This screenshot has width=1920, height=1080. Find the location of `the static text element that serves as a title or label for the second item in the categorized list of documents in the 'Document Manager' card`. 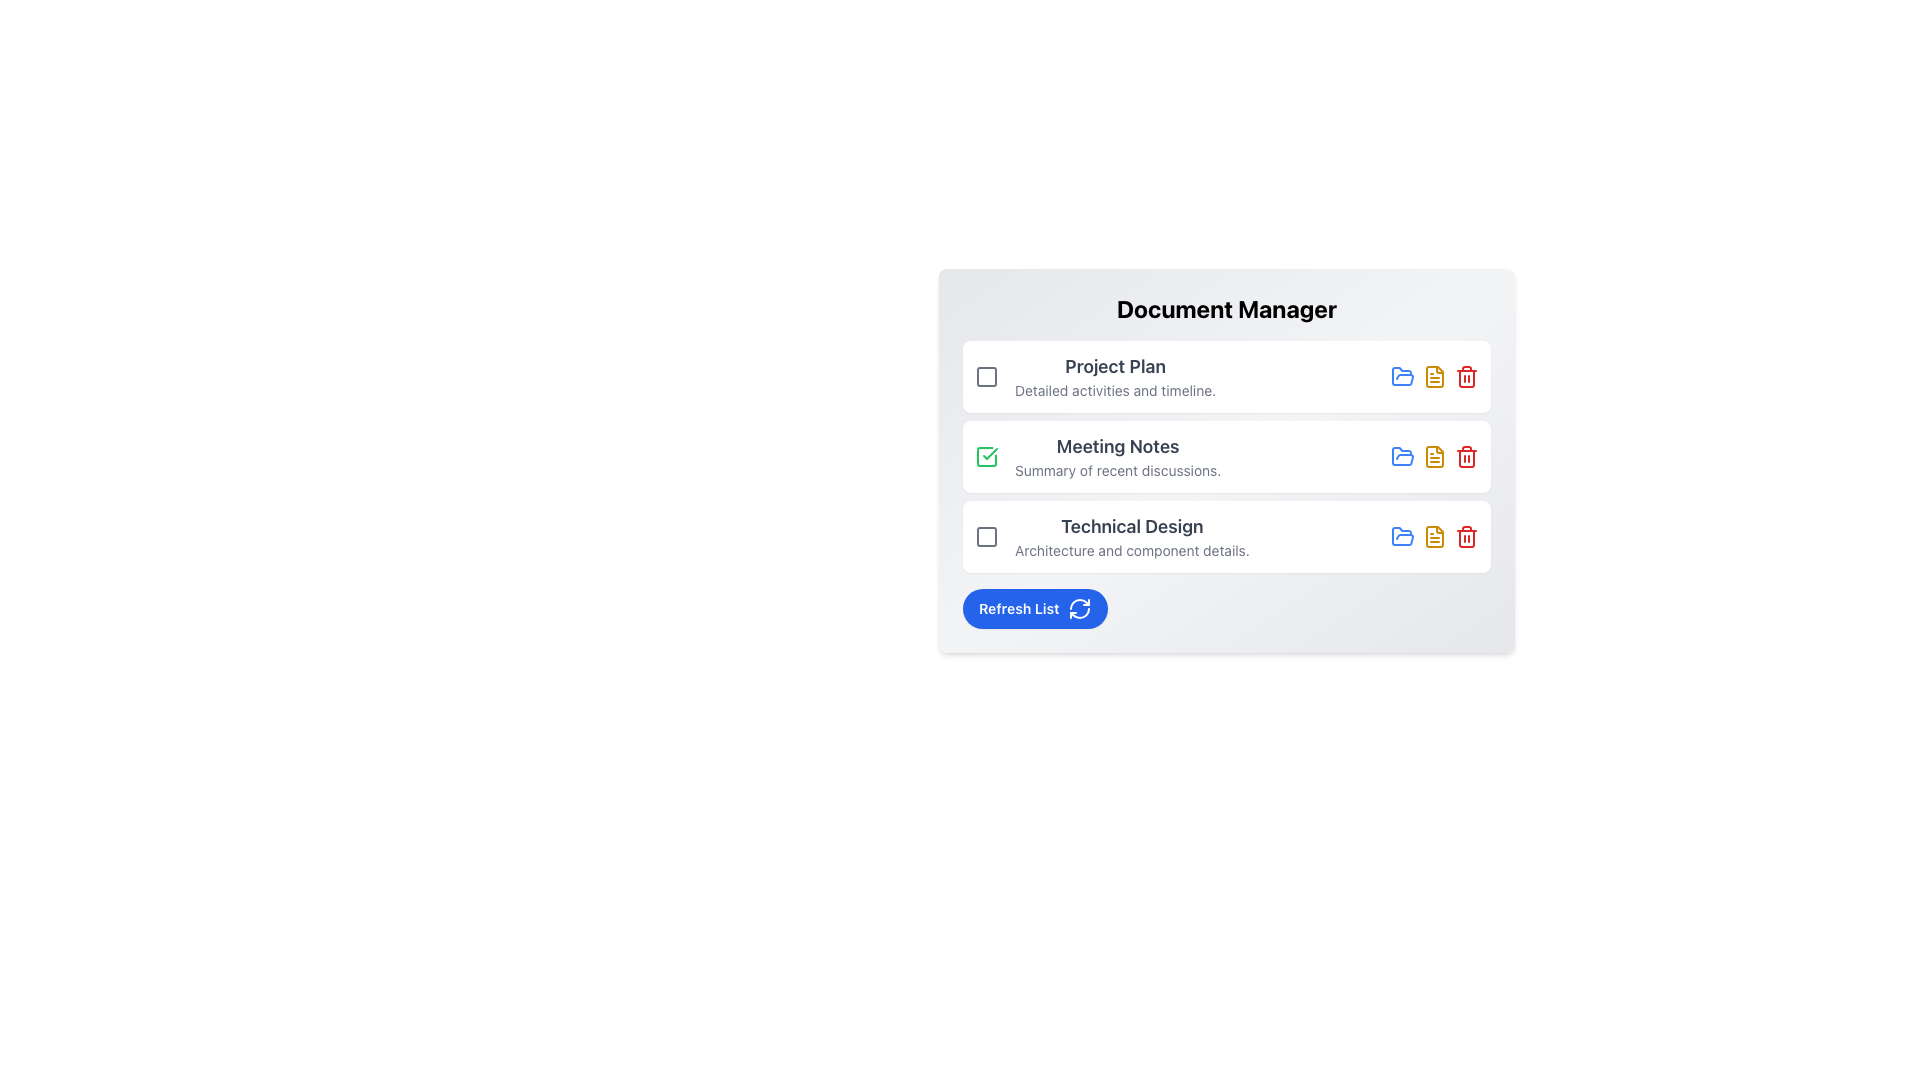

the static text element that serves as a title or label for the second item in the categorized list of documents in the 'Document Manager' card is located at coordinates (1117, 446).